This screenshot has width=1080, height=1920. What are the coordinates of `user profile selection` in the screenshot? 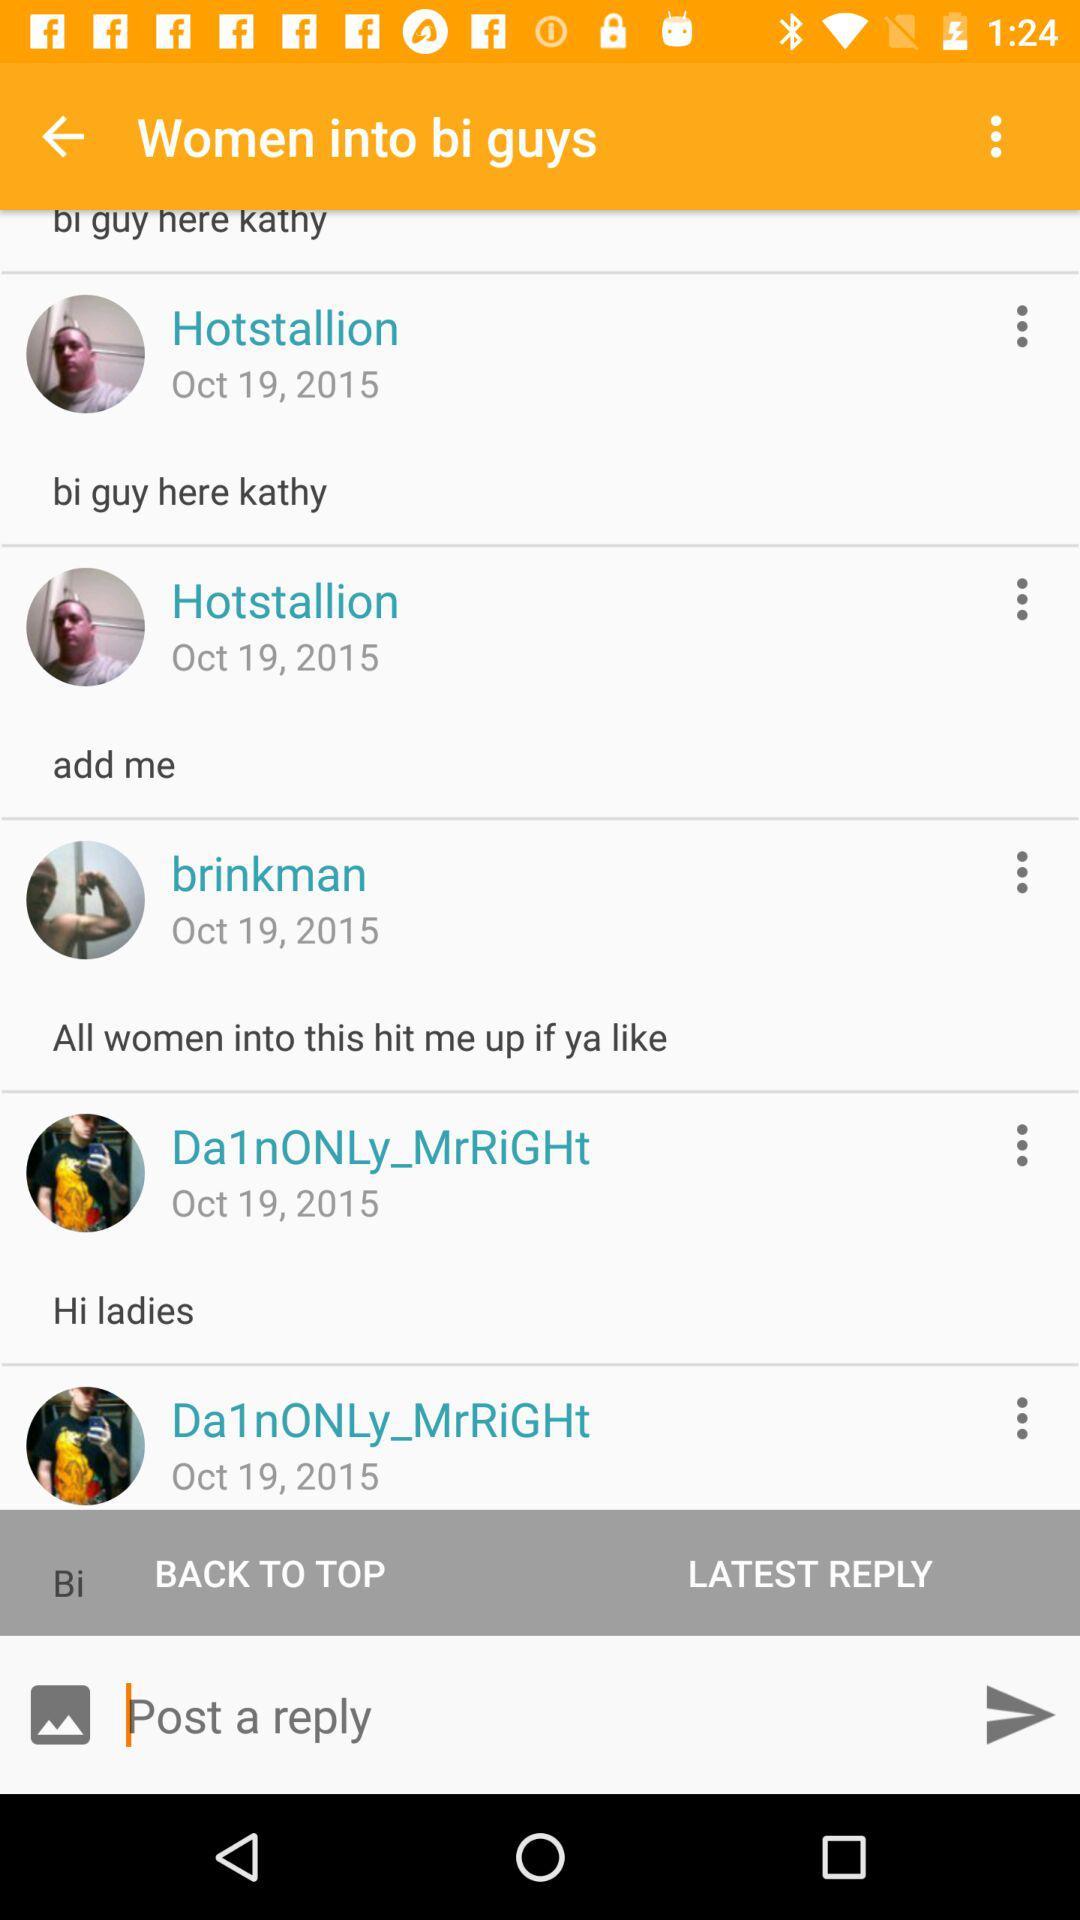 It's located at (84, 1445).